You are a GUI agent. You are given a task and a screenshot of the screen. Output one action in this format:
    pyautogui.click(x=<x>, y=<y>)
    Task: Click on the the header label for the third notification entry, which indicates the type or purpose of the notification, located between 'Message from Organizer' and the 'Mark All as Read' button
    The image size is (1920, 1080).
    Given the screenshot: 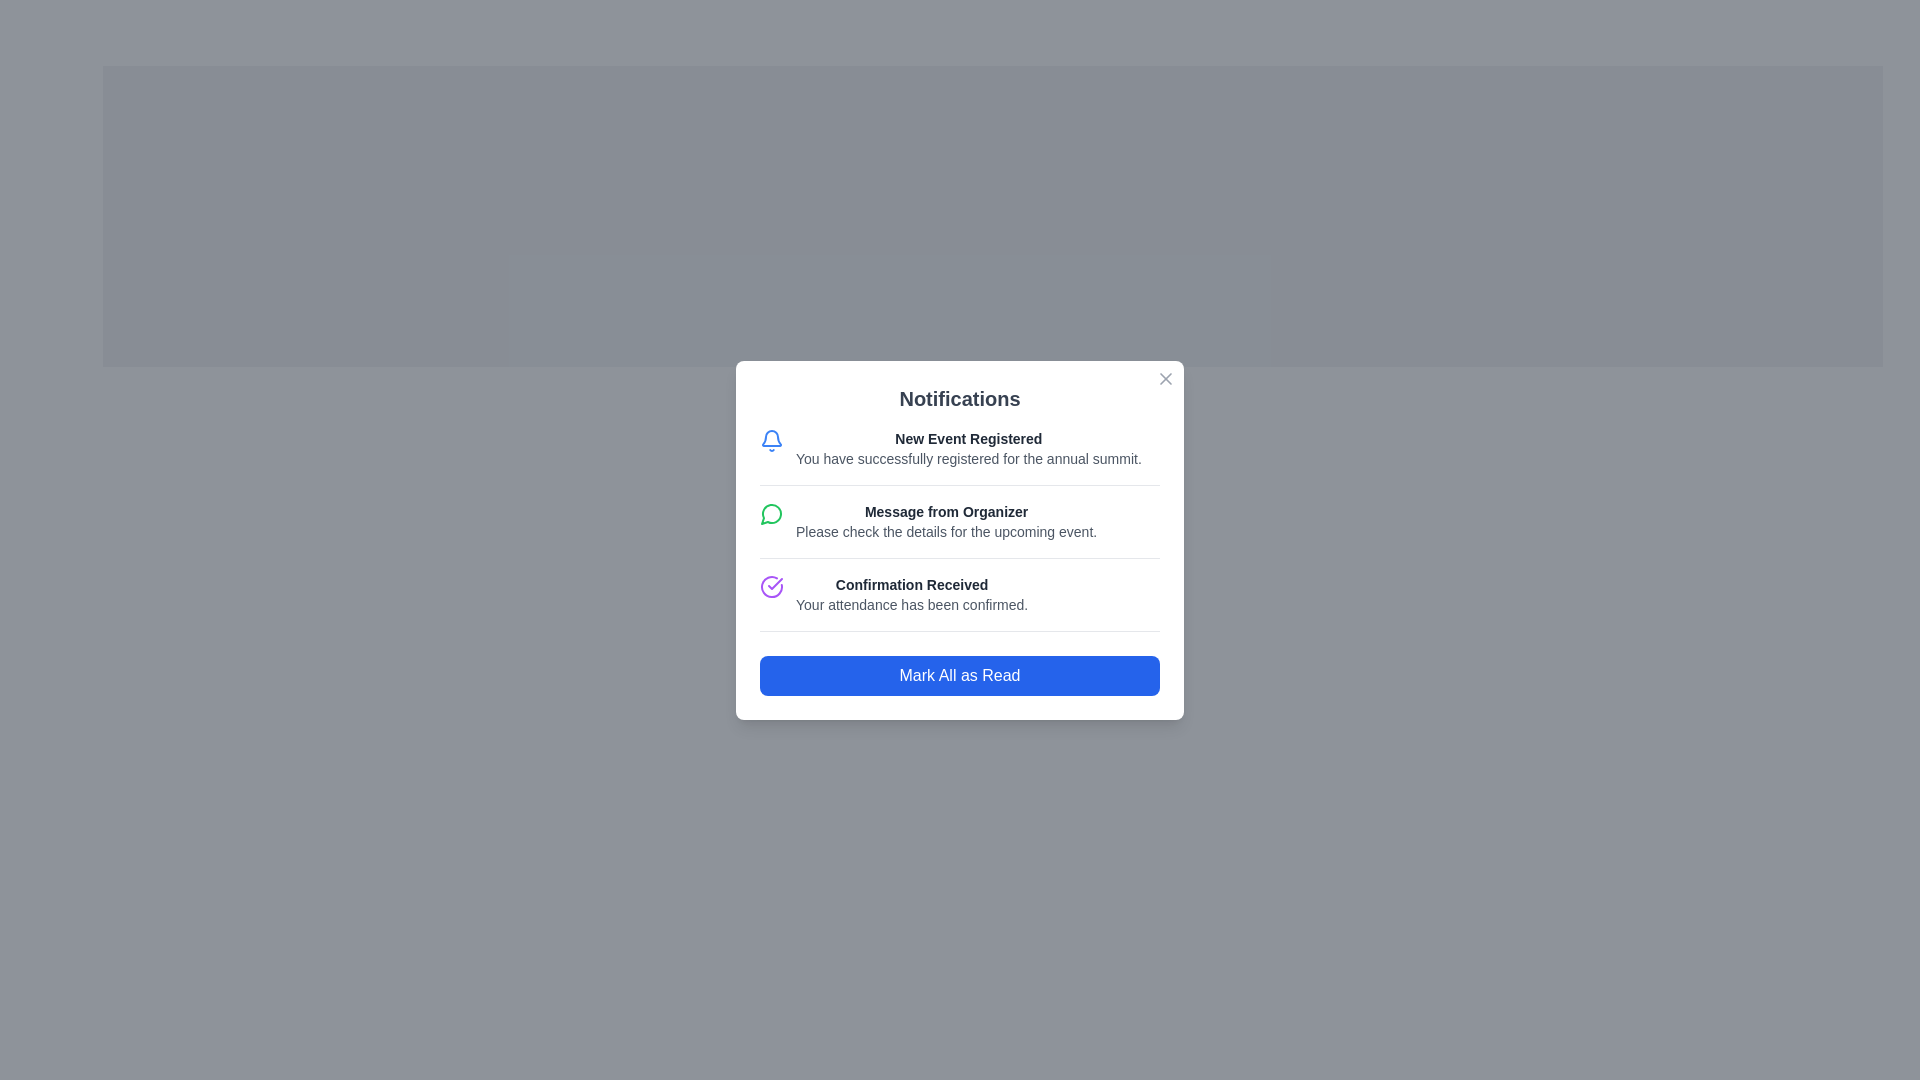 What is the action you would take?
    pyautogui.click(x=911, y=584)
    